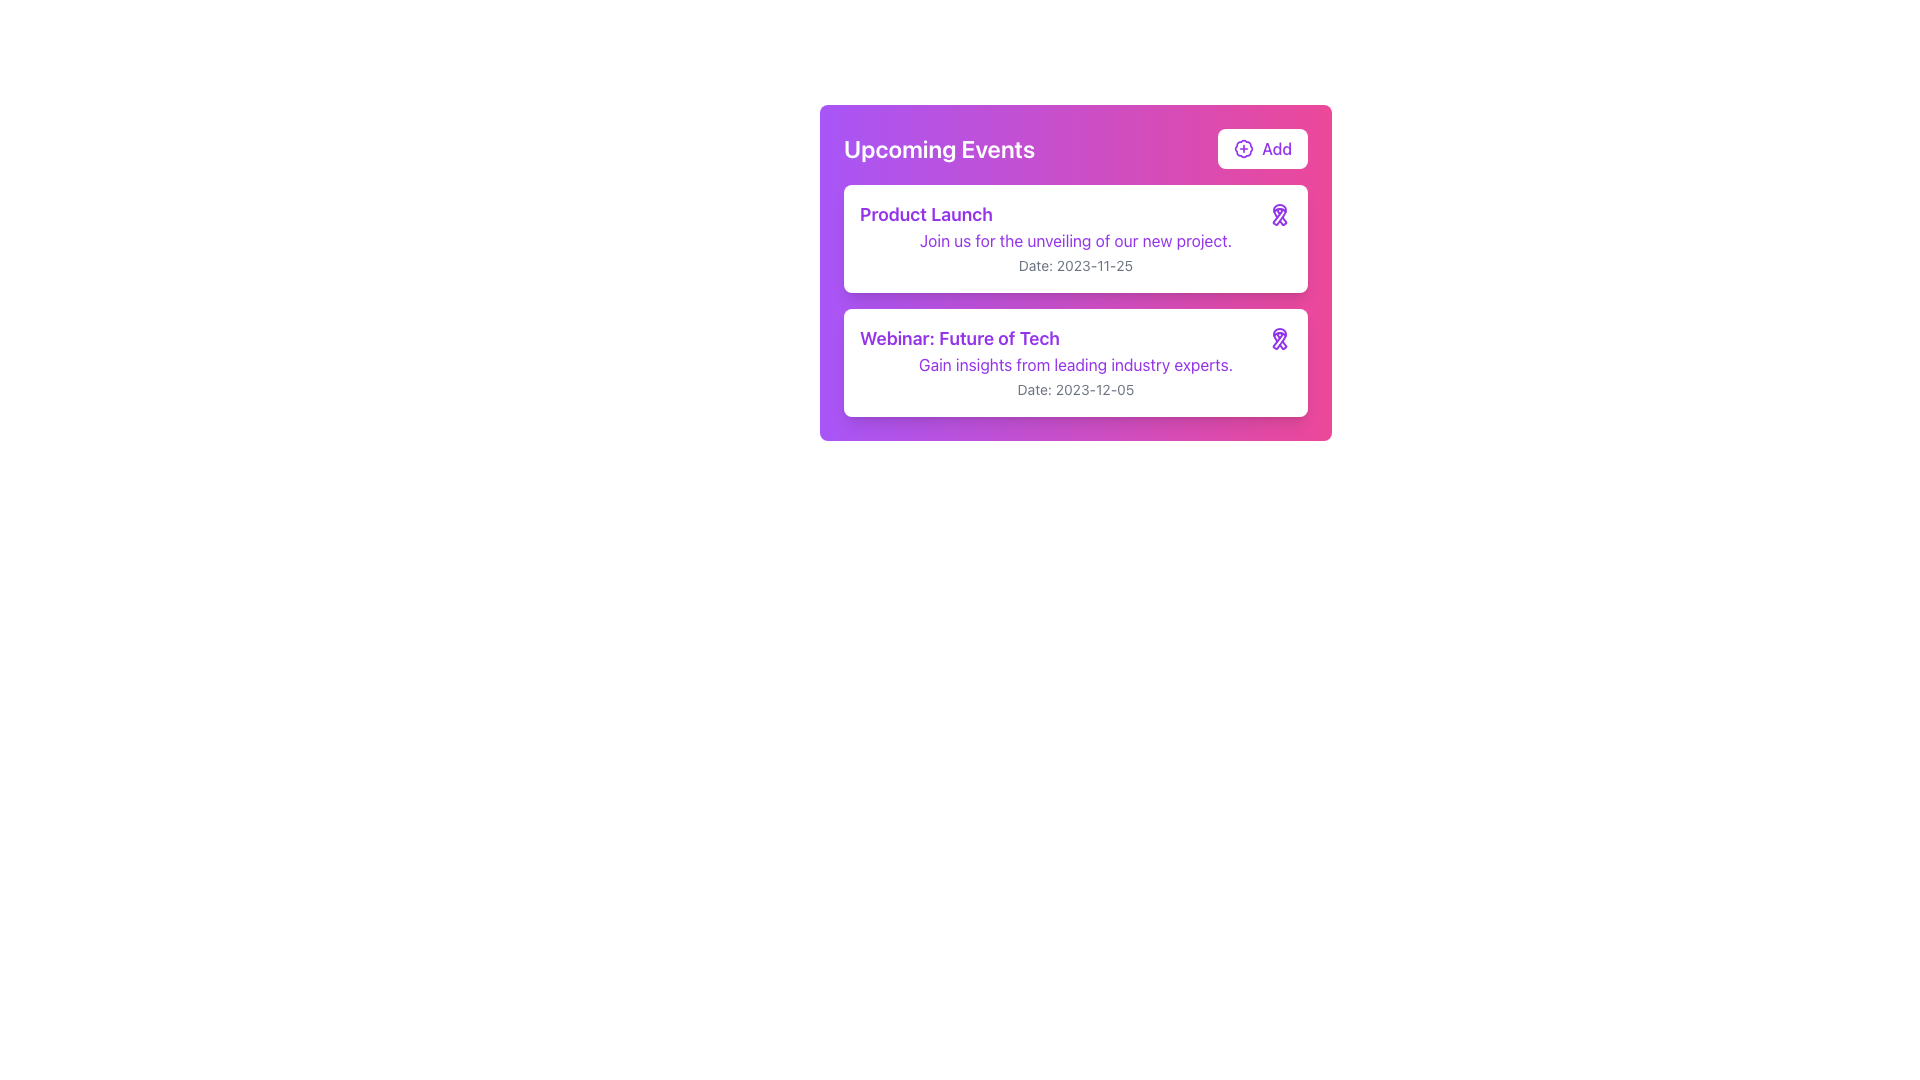  Describe the element at coordinates (960, 338) in the screenshot. I see `the title text label in the lower event card of the 'Upcoming Events' module` at that location.